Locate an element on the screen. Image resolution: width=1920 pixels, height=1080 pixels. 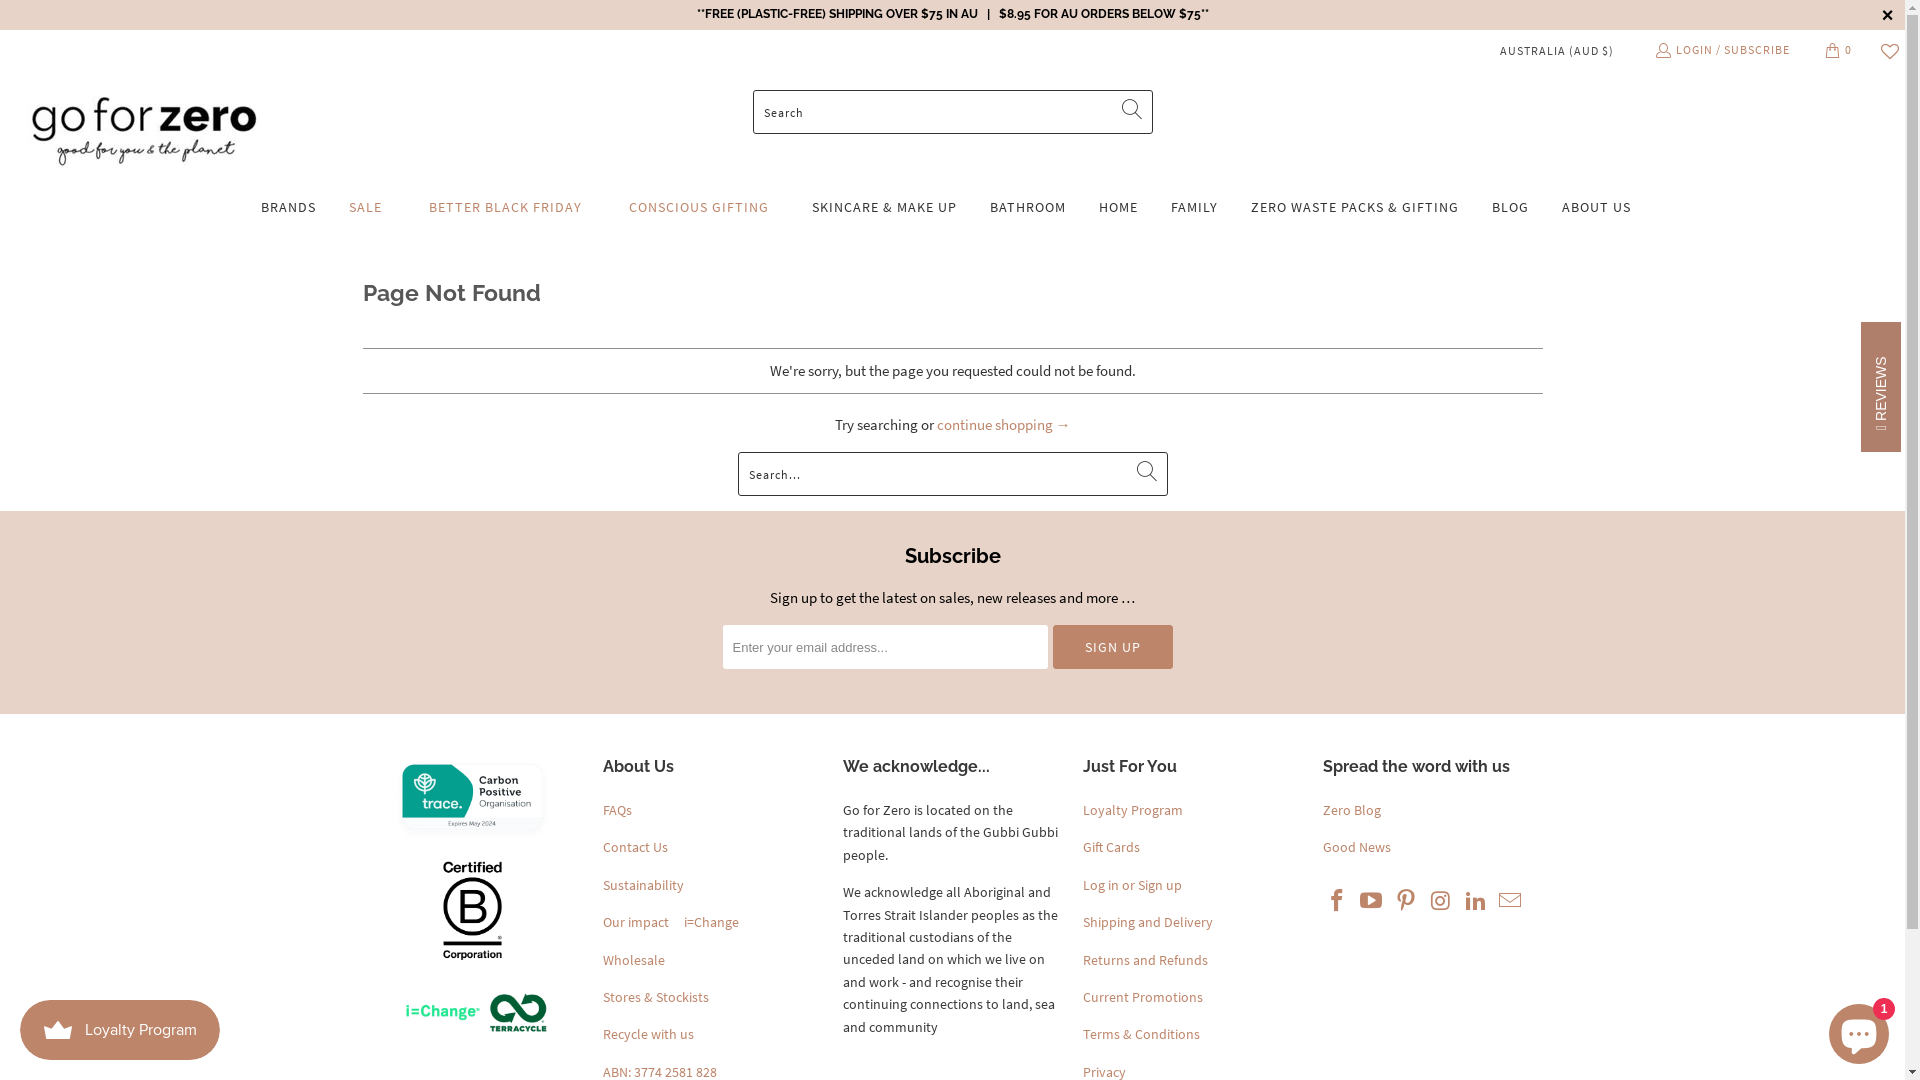
'LOGIN / SUBSCRIBE' is located at coordinates (1721, 49).